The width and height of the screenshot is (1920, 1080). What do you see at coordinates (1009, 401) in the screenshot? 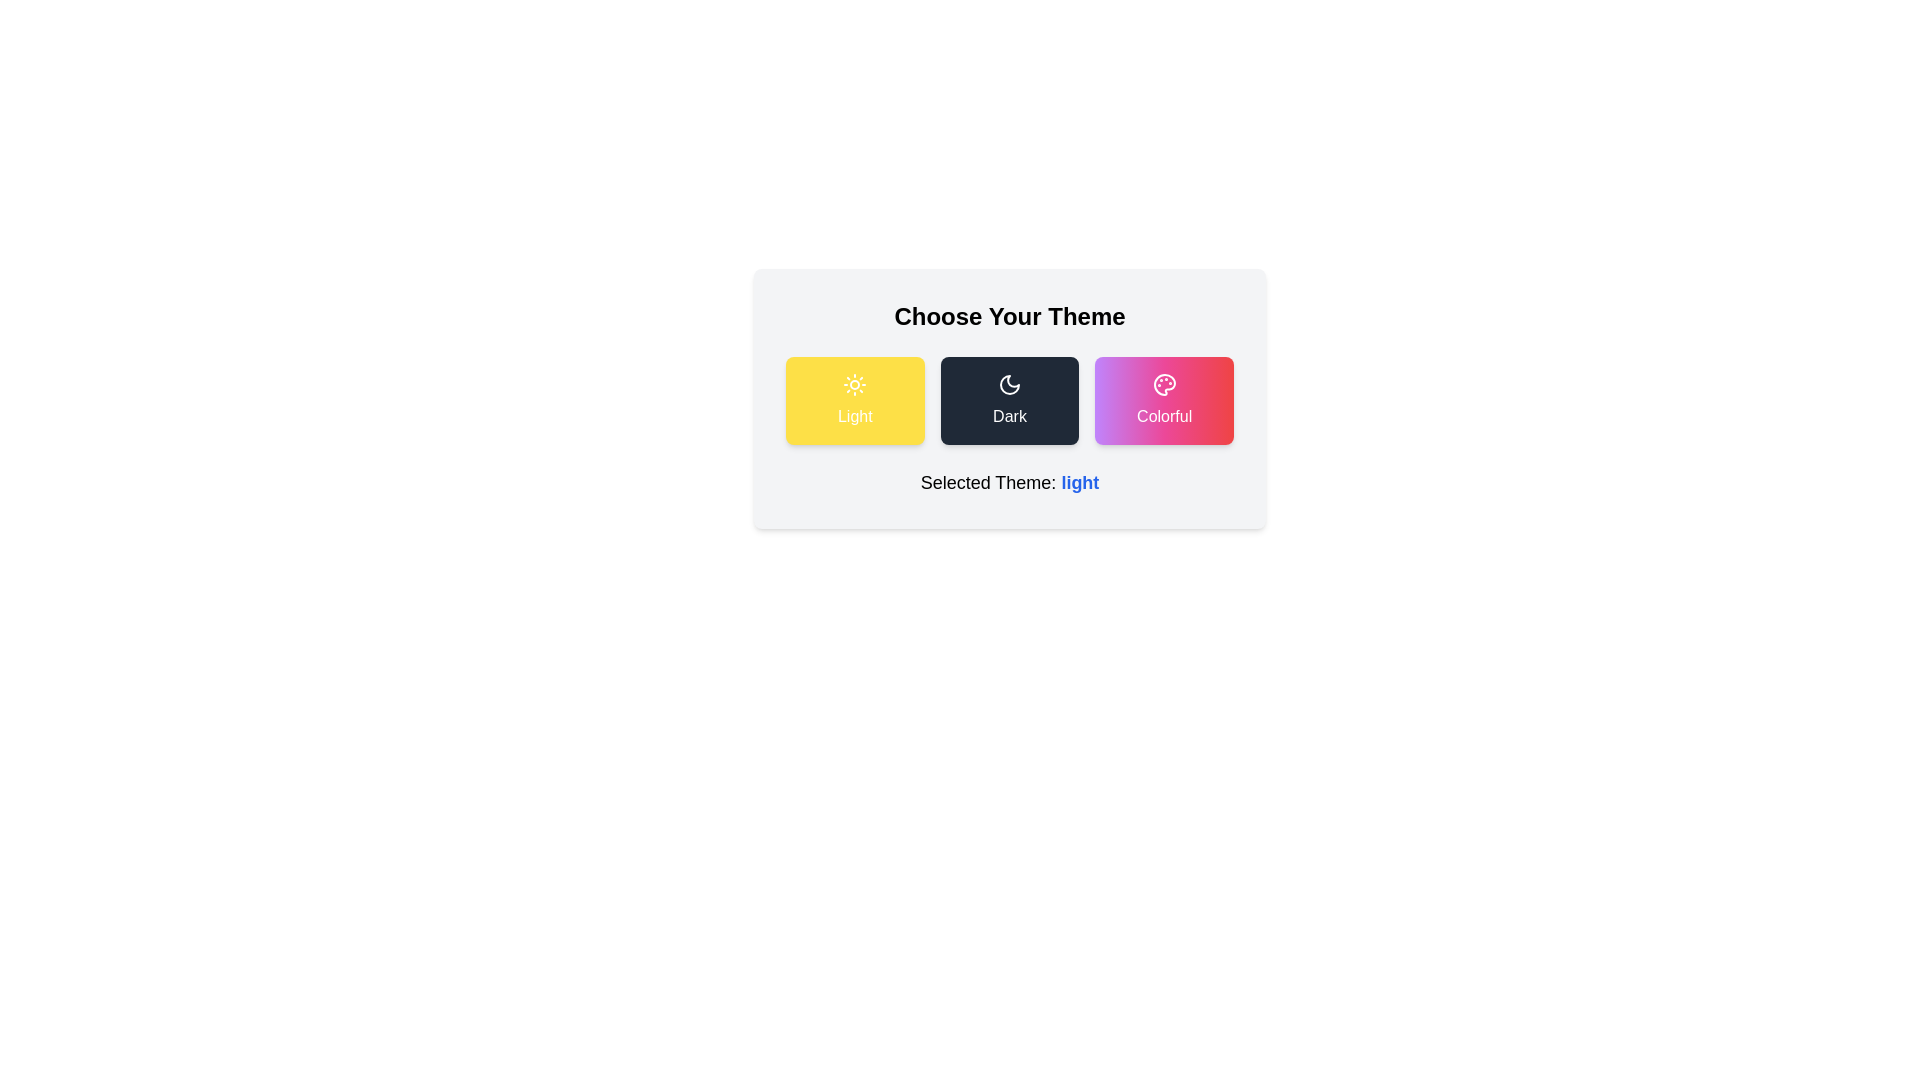
I see `the Dark button to observe its focus effects` at bounding box center [1009, 401].